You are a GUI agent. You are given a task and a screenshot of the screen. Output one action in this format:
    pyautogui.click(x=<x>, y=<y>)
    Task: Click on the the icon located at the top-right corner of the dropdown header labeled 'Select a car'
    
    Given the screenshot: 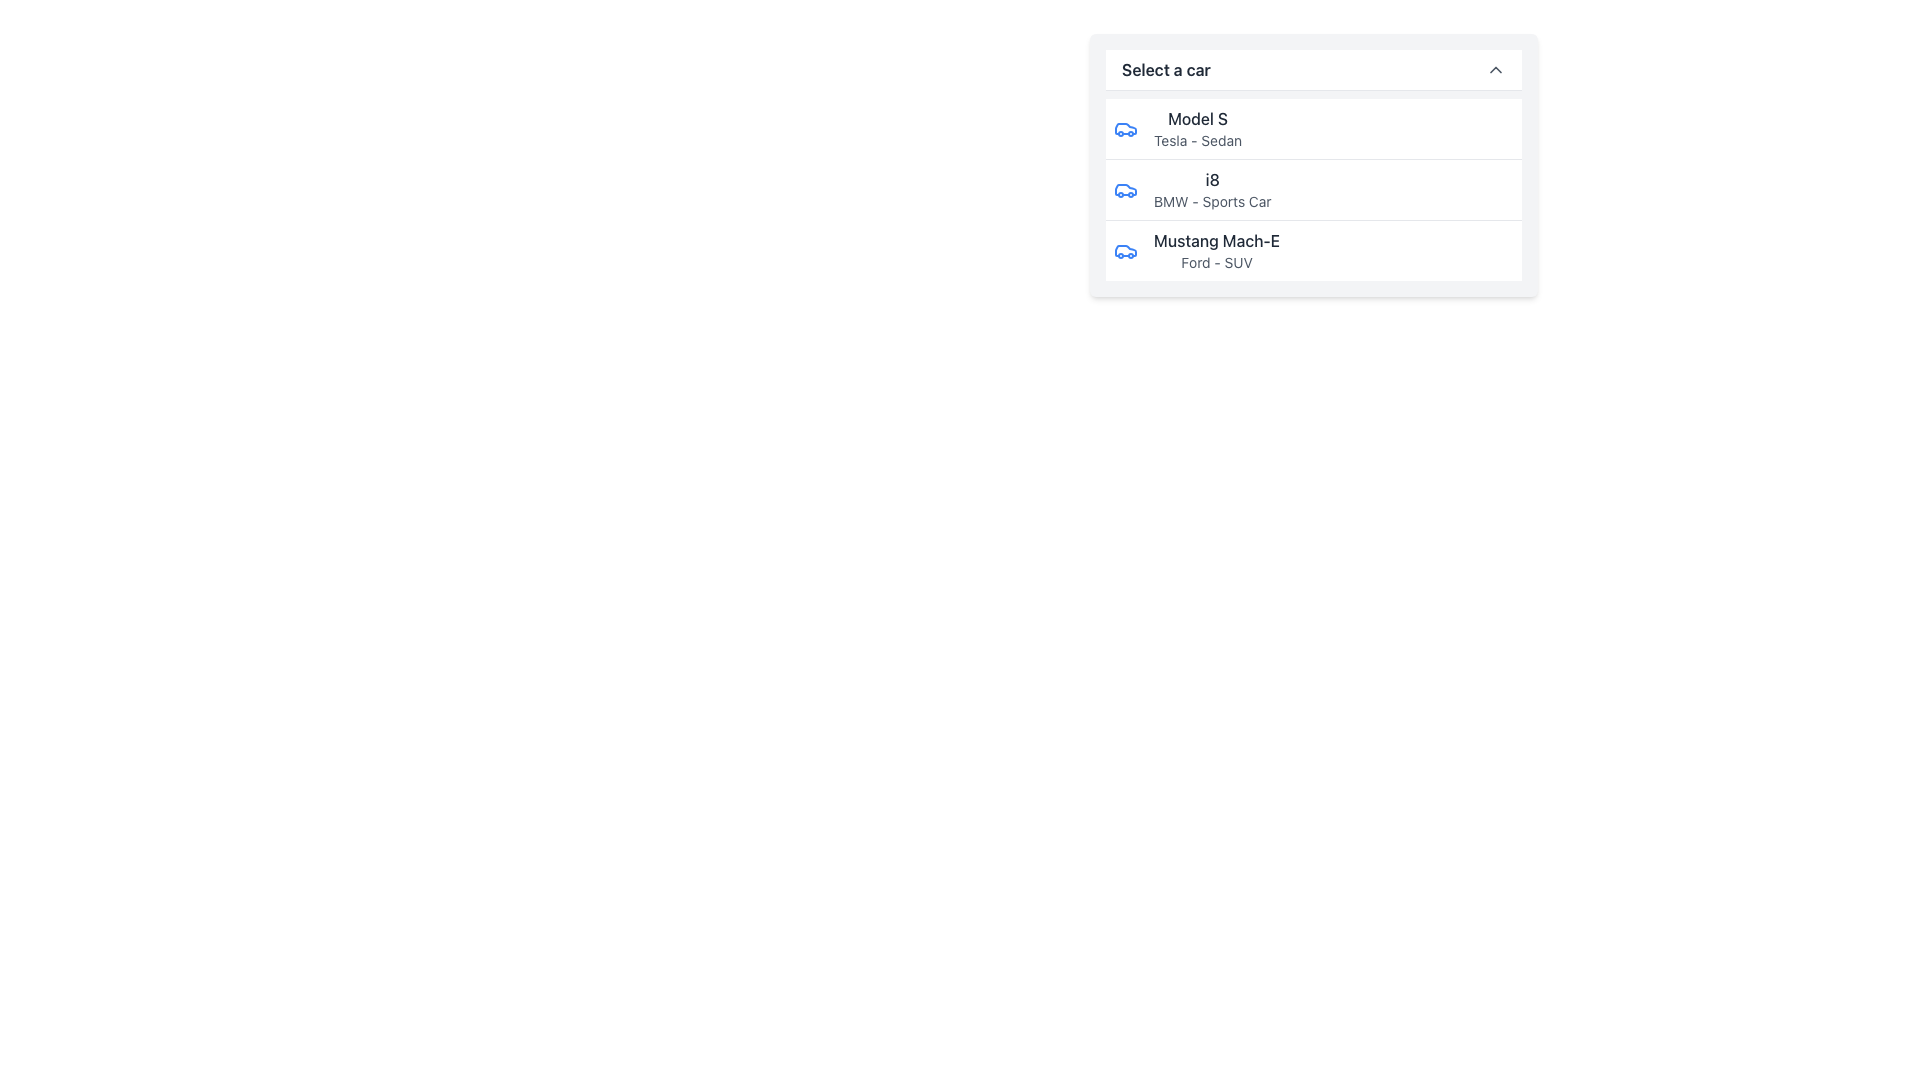 What is the action you would take?
    pyautogui.click(x=1496, y=68)
    